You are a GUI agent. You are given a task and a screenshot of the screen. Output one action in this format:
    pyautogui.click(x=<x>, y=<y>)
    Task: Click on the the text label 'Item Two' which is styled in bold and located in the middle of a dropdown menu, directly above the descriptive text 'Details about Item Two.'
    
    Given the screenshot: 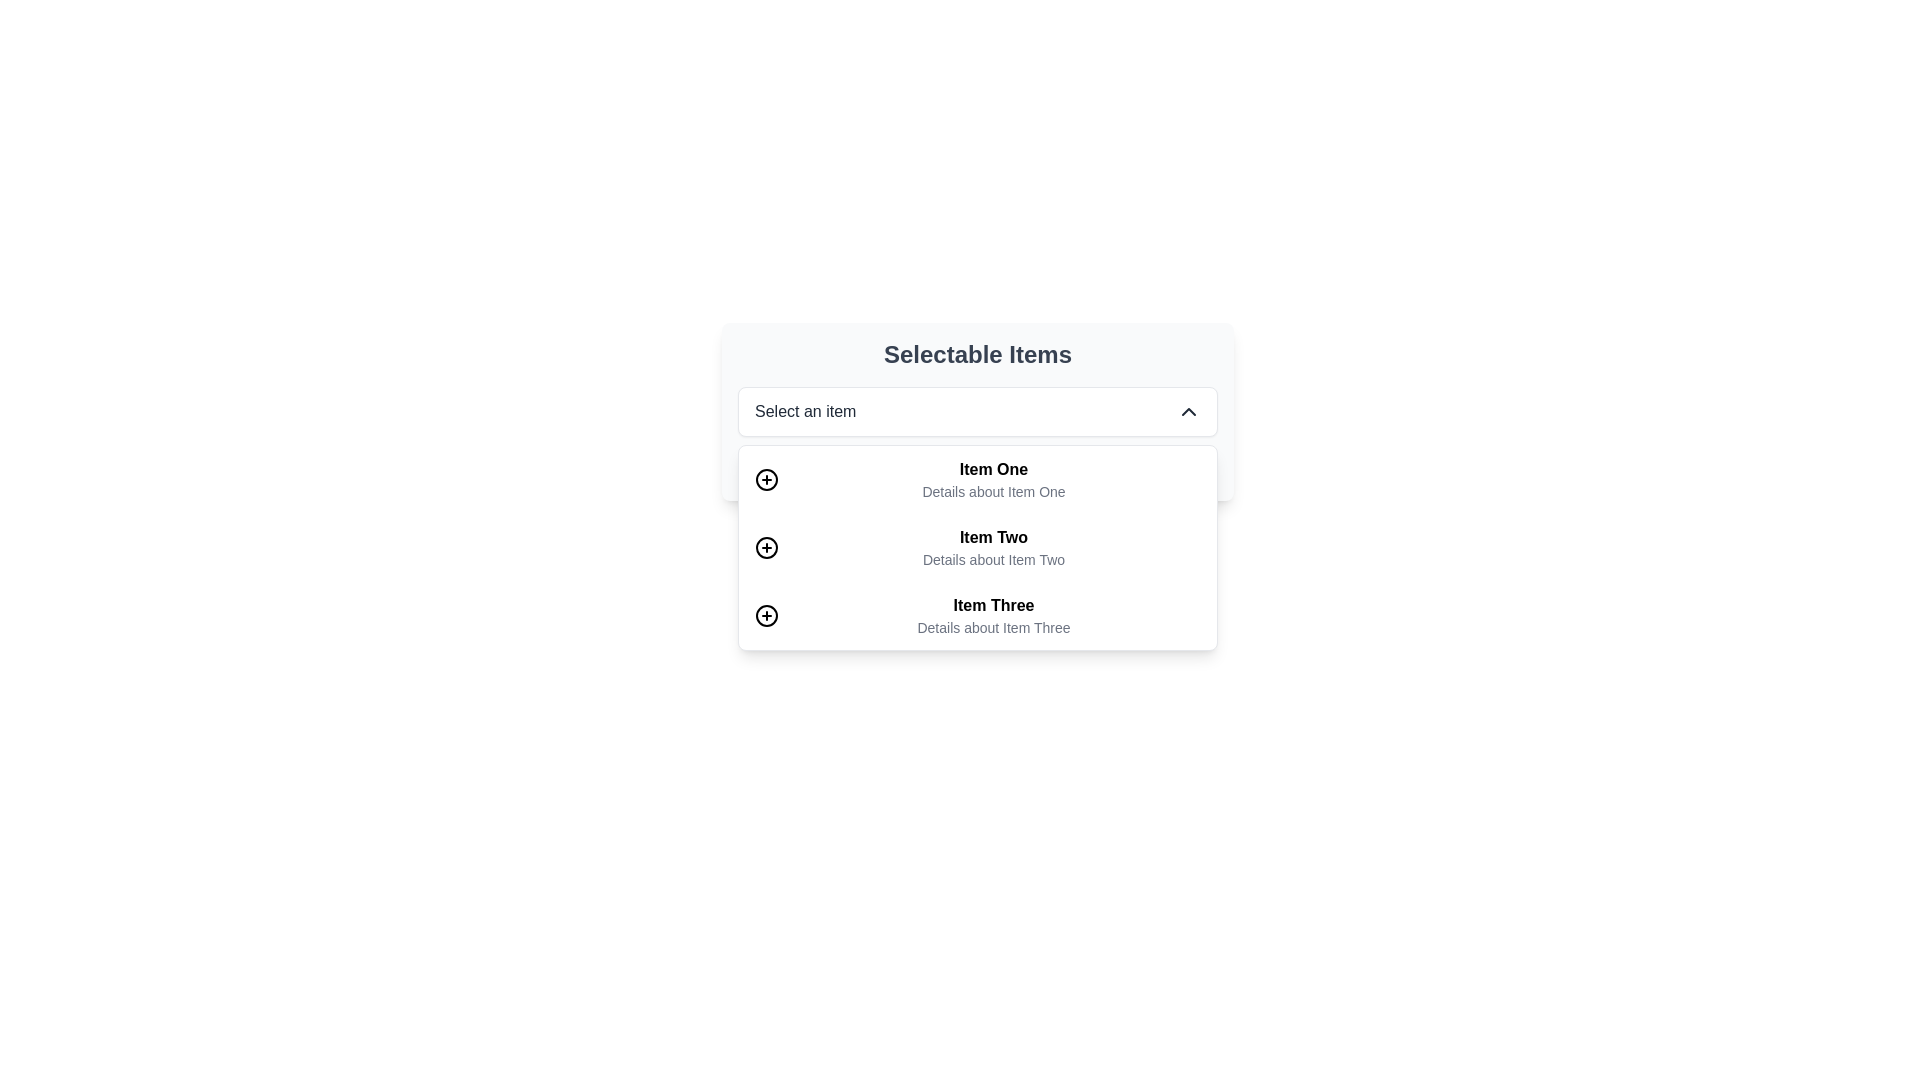 What is the action you would take?
    pyautogui.click(x=993, y=536)
    